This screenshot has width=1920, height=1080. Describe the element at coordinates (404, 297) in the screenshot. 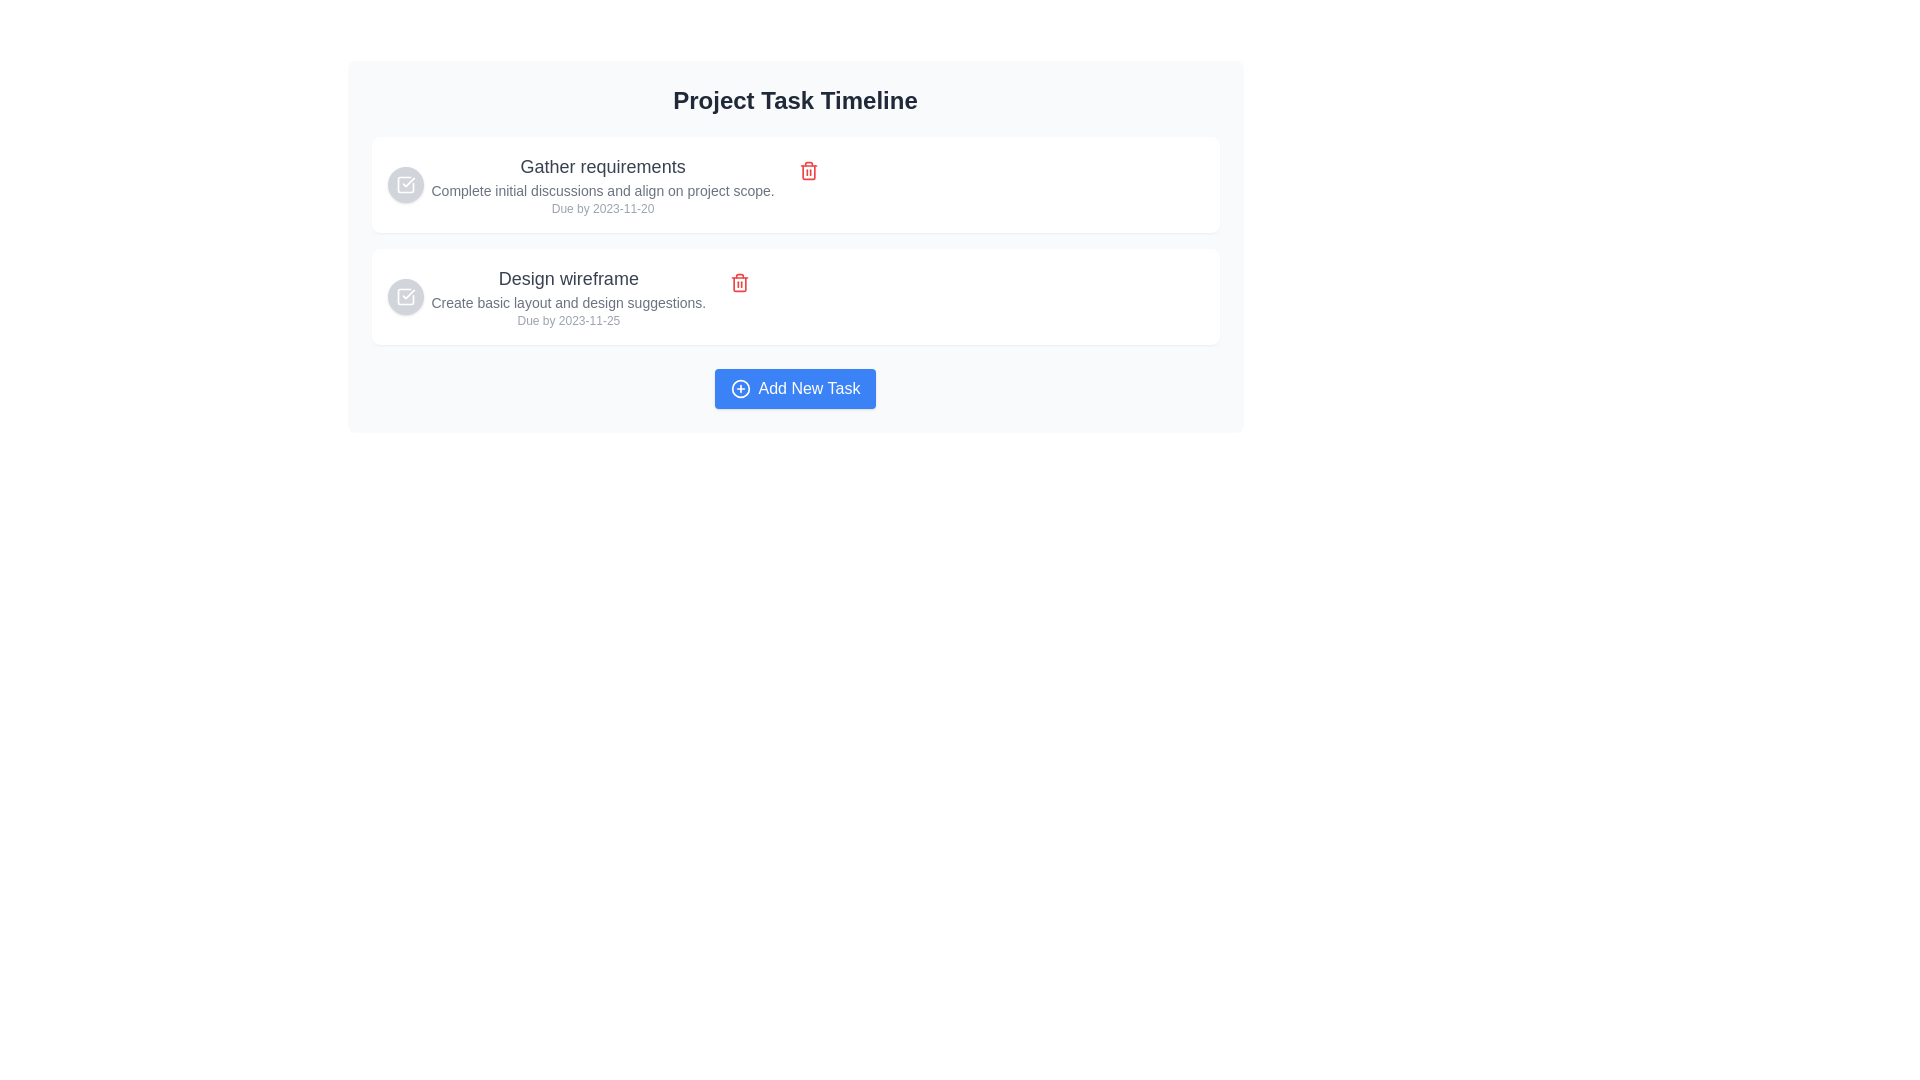

I see `the status indicator icon located to the left of the 'Design wireframe' task` at that location.